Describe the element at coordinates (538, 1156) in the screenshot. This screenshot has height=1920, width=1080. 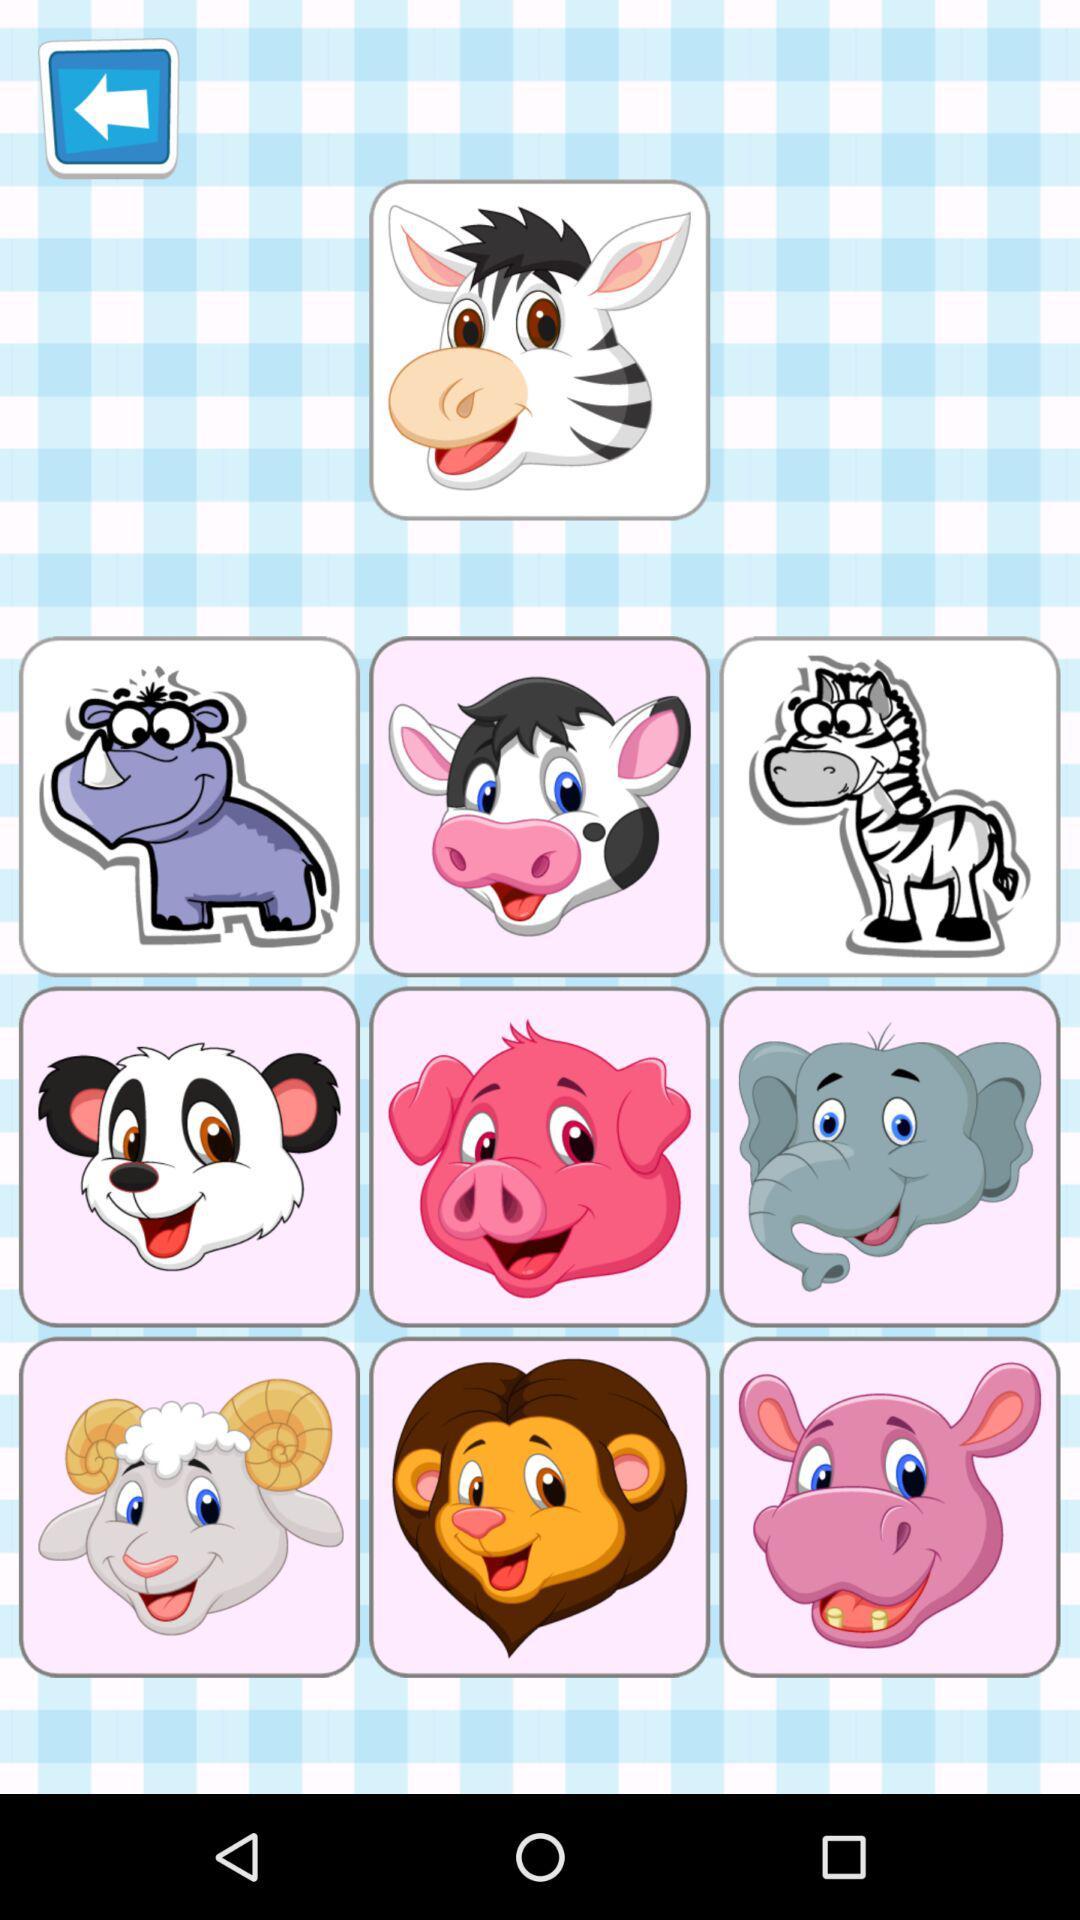
I see `the middle image which is surrounded by other images` at that location.